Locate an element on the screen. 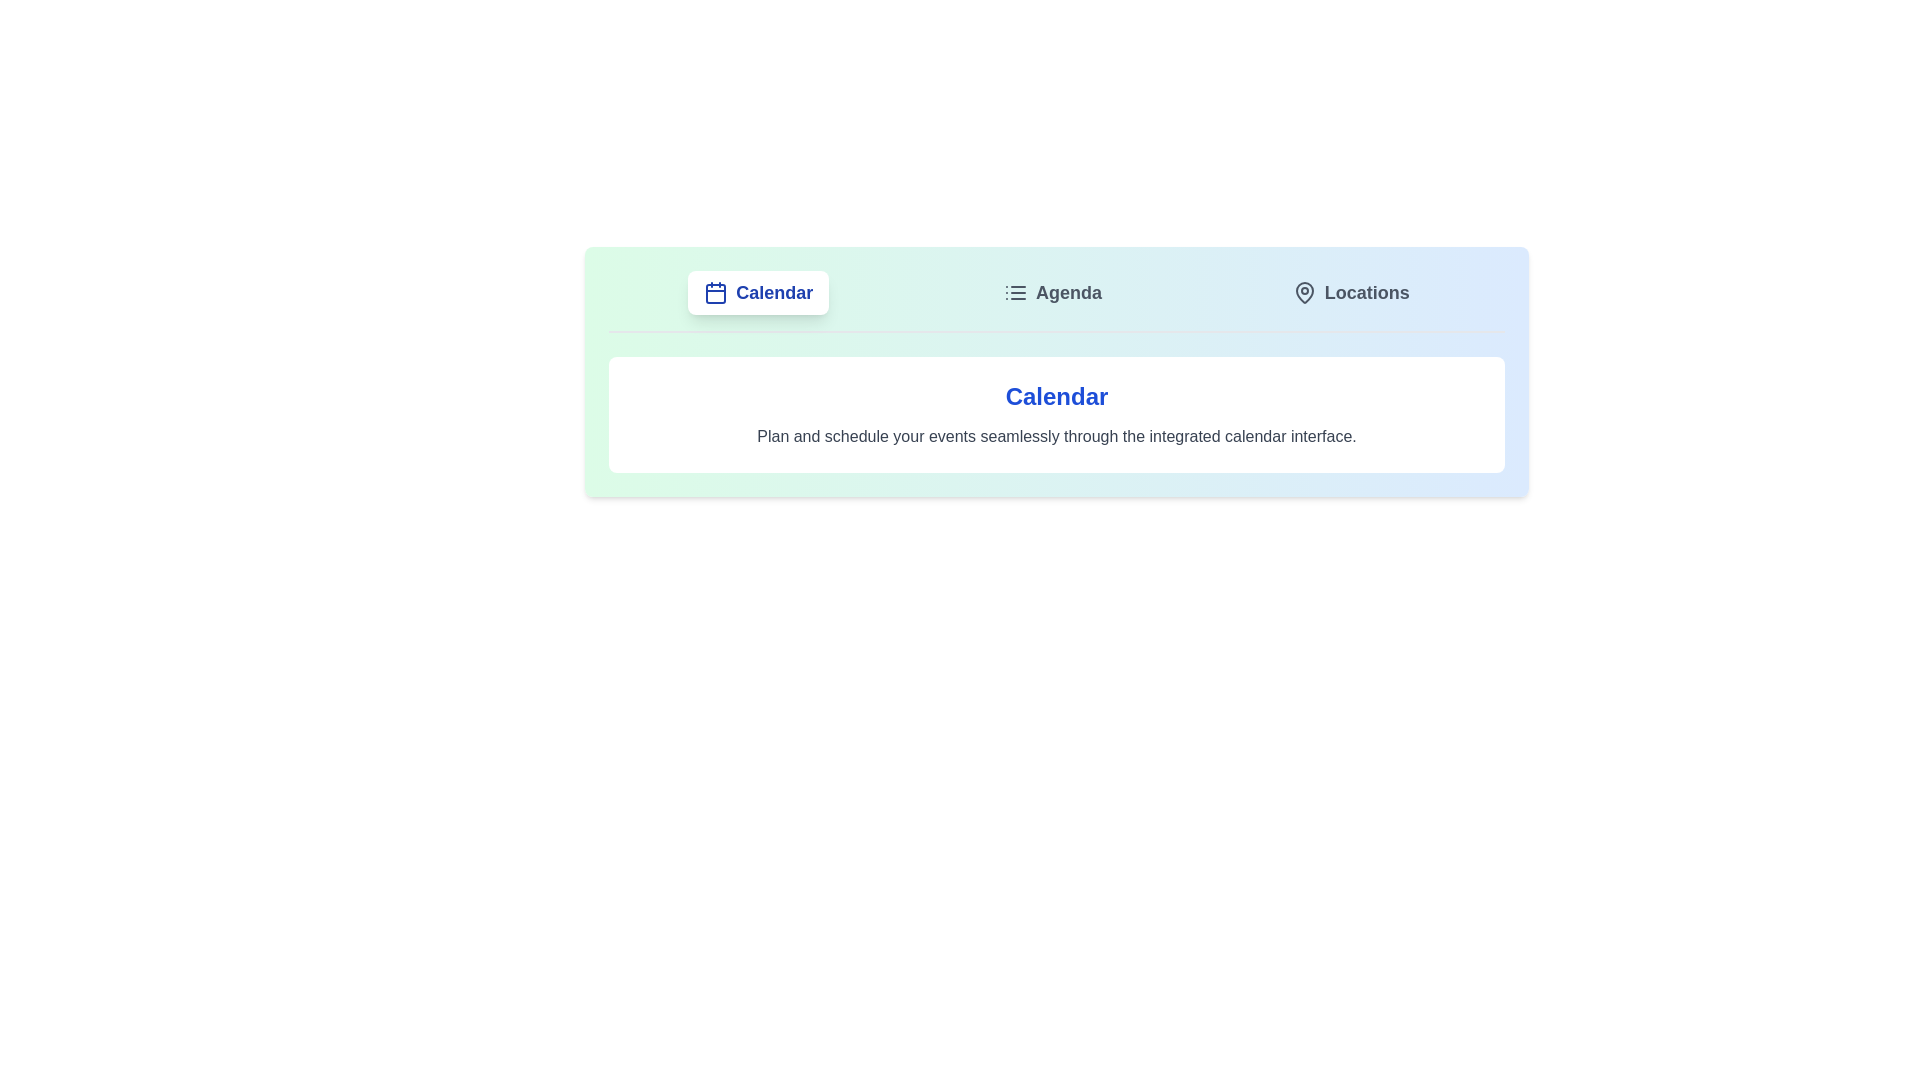 This screenshot has height=1080, width=1920. the tab labeled 'Agenda' to observe visual feedback is located at coordinates (1051, 293).